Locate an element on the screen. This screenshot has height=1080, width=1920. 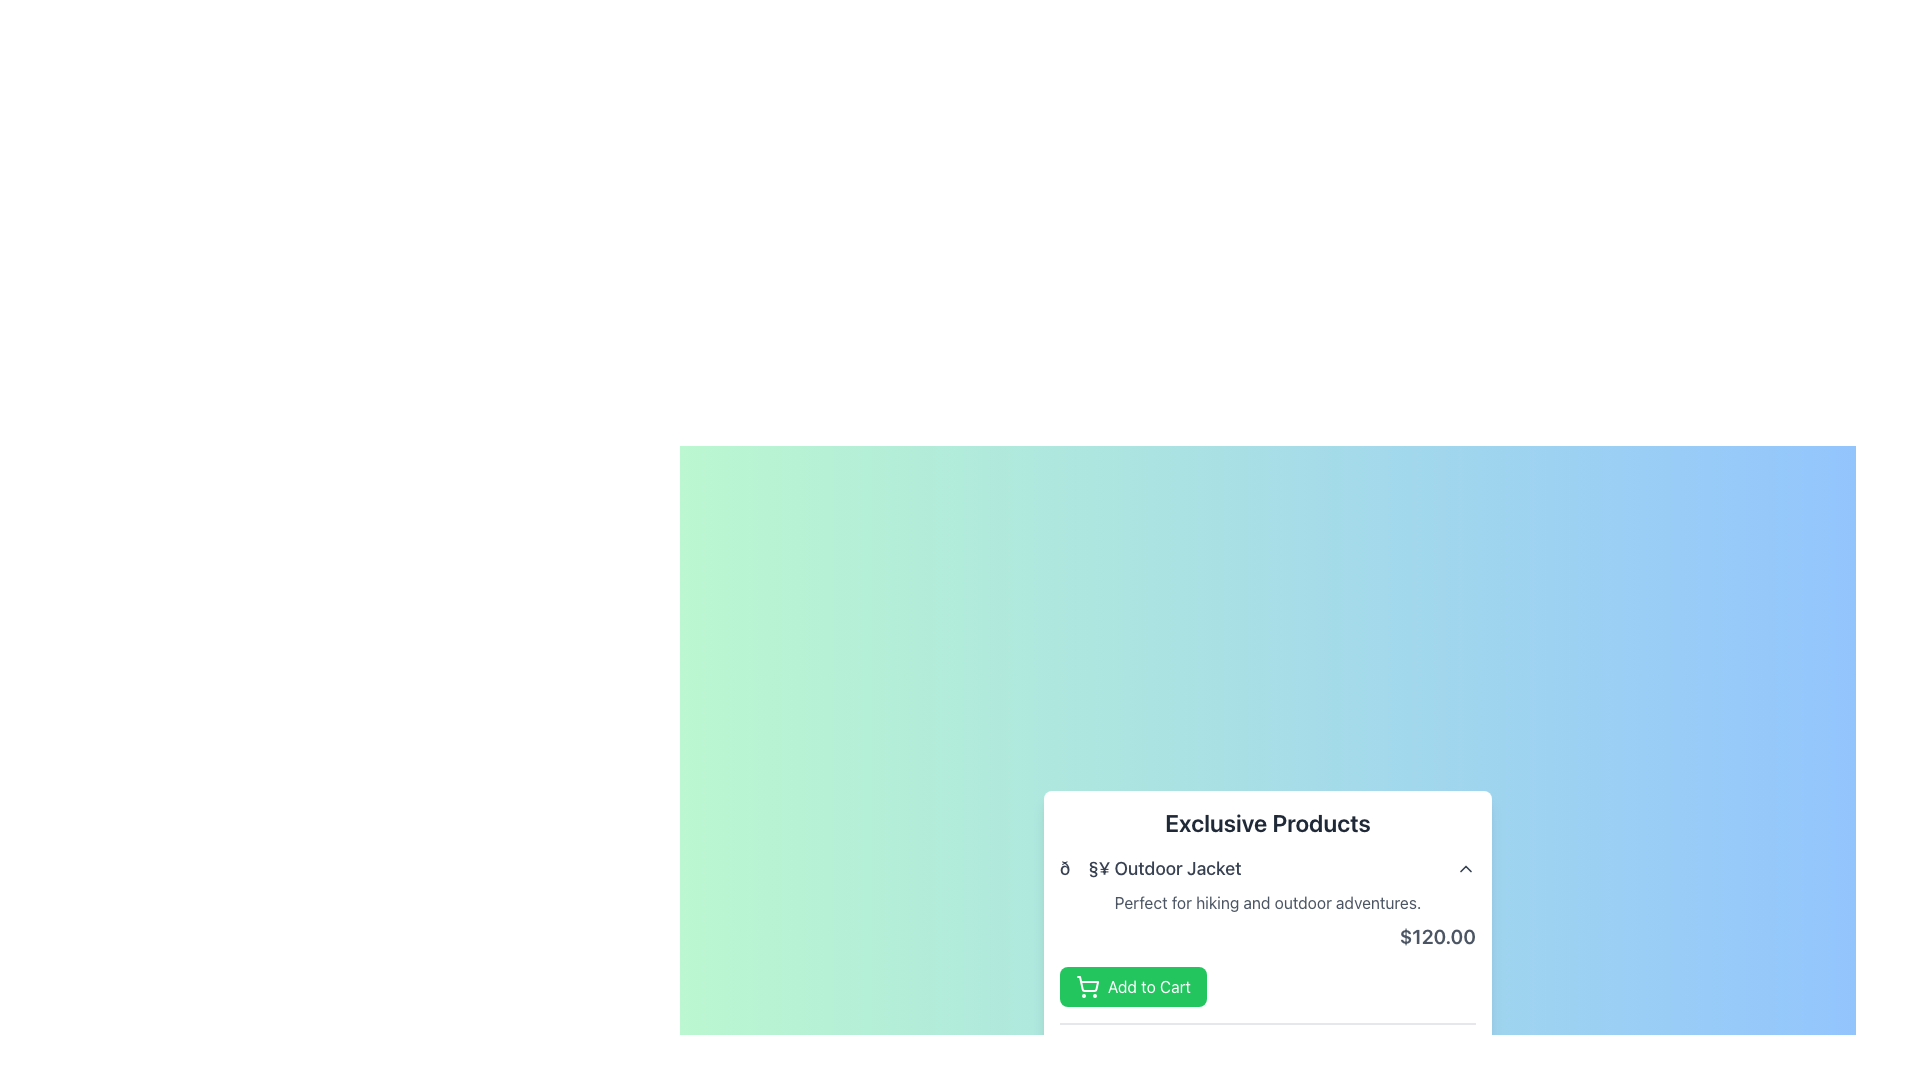
the 'Add to Cart' button with a green background and white text to change its appearance is located at coordinates (1133, 986).